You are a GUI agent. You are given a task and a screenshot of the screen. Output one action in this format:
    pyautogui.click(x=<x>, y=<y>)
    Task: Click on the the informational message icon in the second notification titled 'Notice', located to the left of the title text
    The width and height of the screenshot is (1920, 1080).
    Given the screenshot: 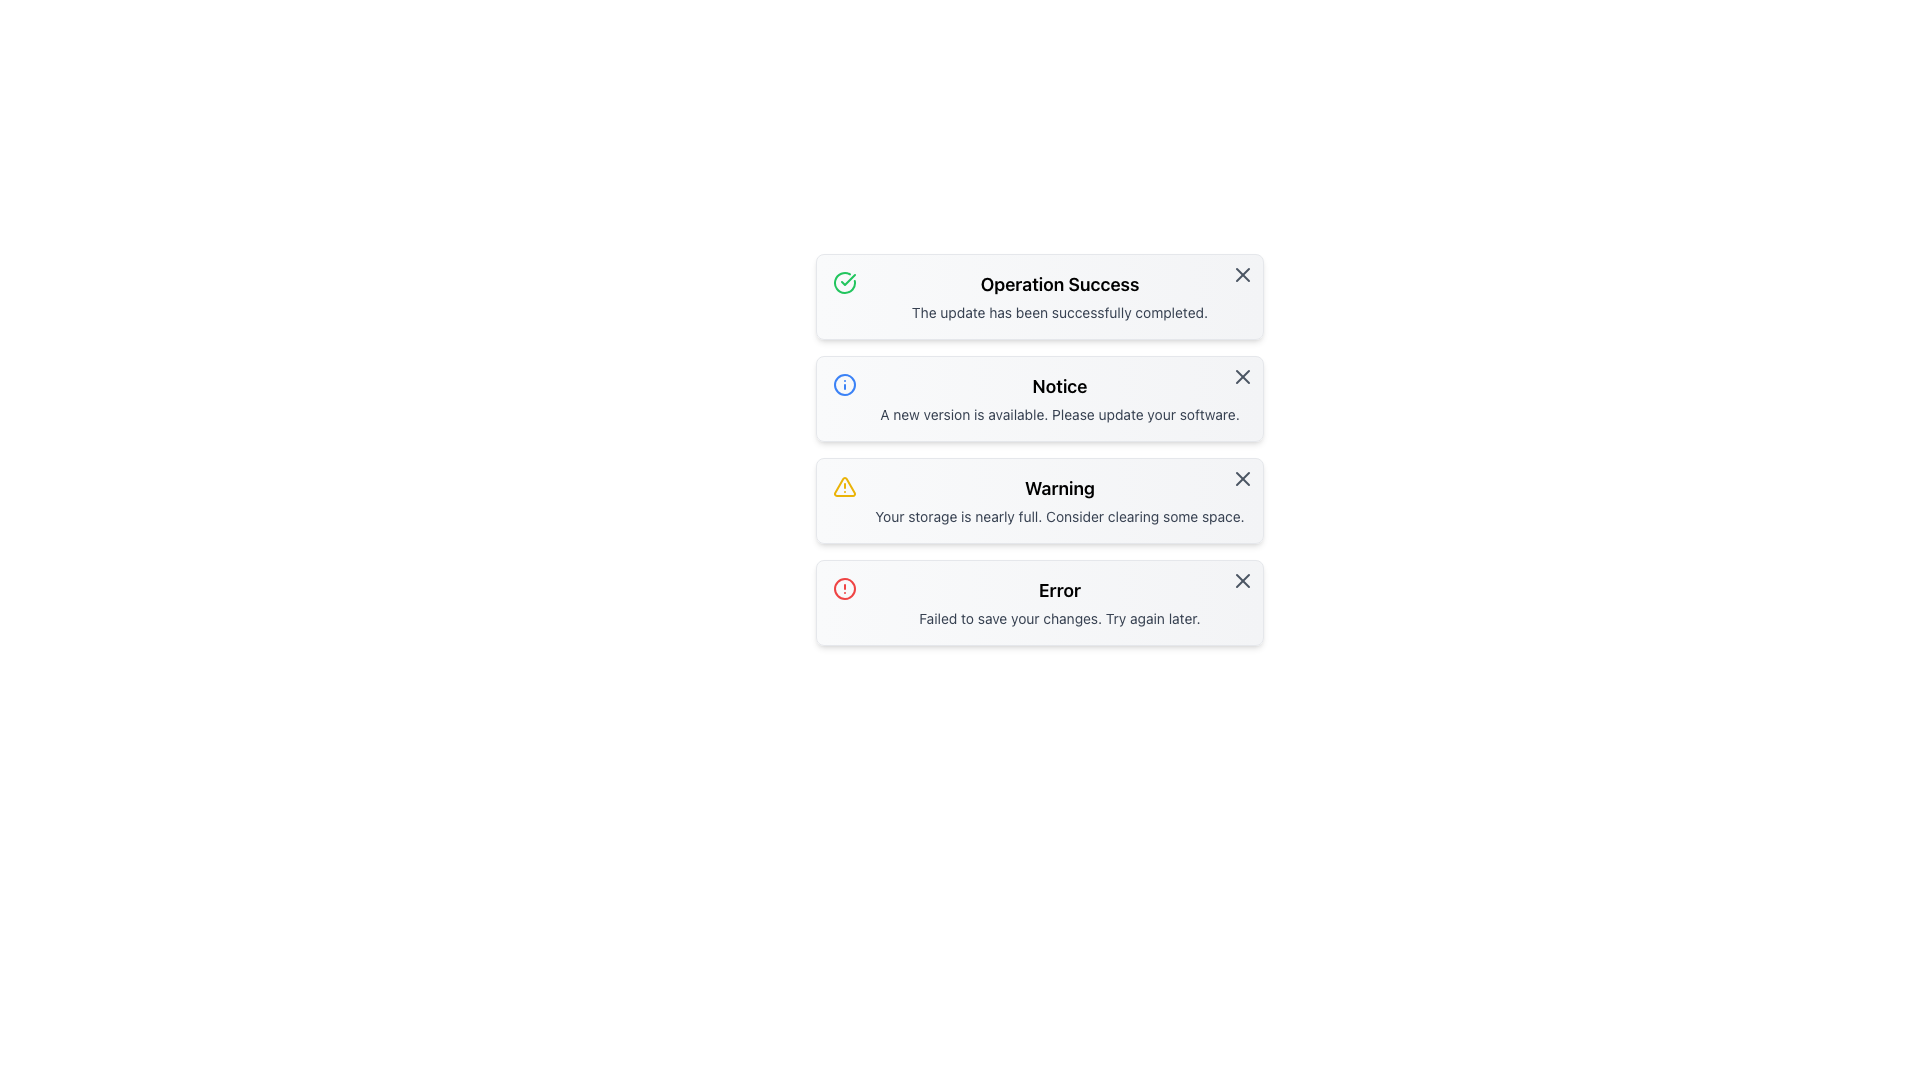 What is the action you would take?
    pyautogui.click(x=844, y=385)
    